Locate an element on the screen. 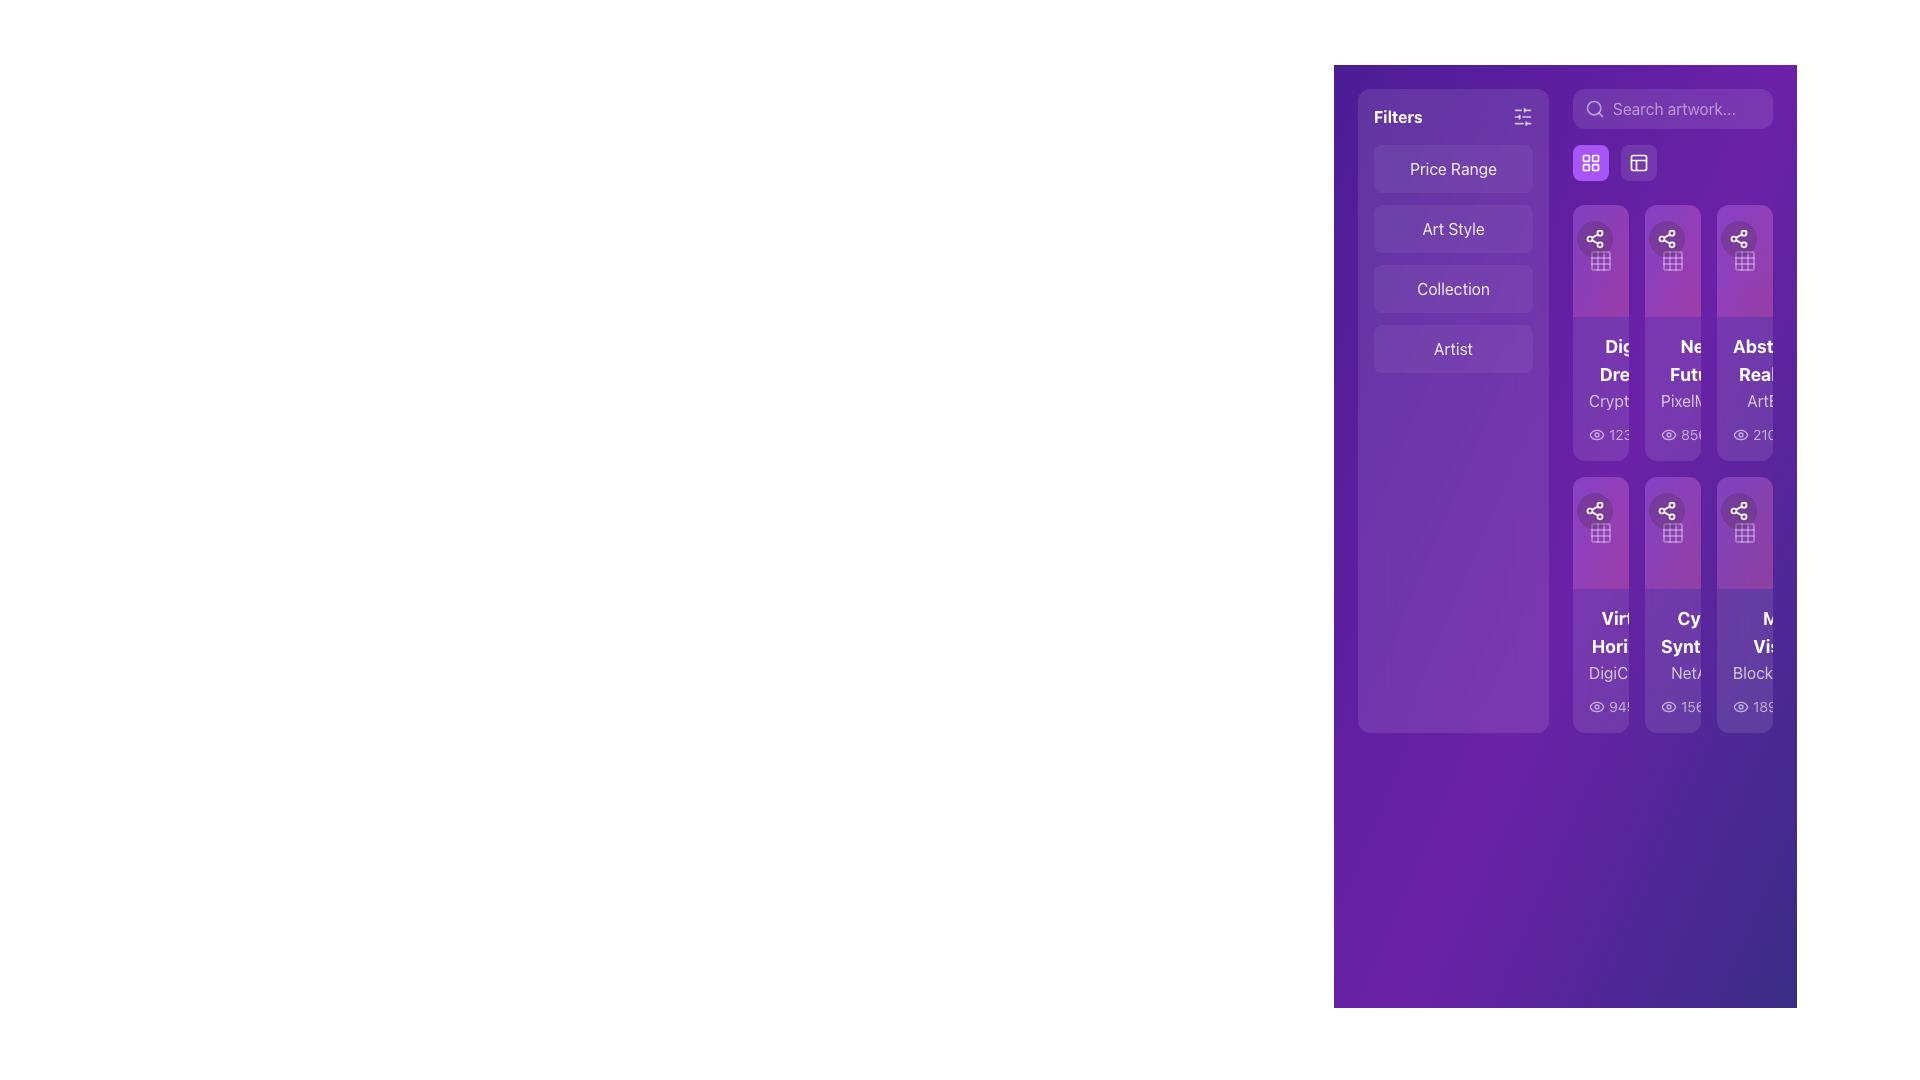 This screenshot has height=1080, width=1920. the numeric indicator displaying '856' on a purple background, located next to the eye icon in the middle-right section of the interface is located at coordinates (1693, 434).